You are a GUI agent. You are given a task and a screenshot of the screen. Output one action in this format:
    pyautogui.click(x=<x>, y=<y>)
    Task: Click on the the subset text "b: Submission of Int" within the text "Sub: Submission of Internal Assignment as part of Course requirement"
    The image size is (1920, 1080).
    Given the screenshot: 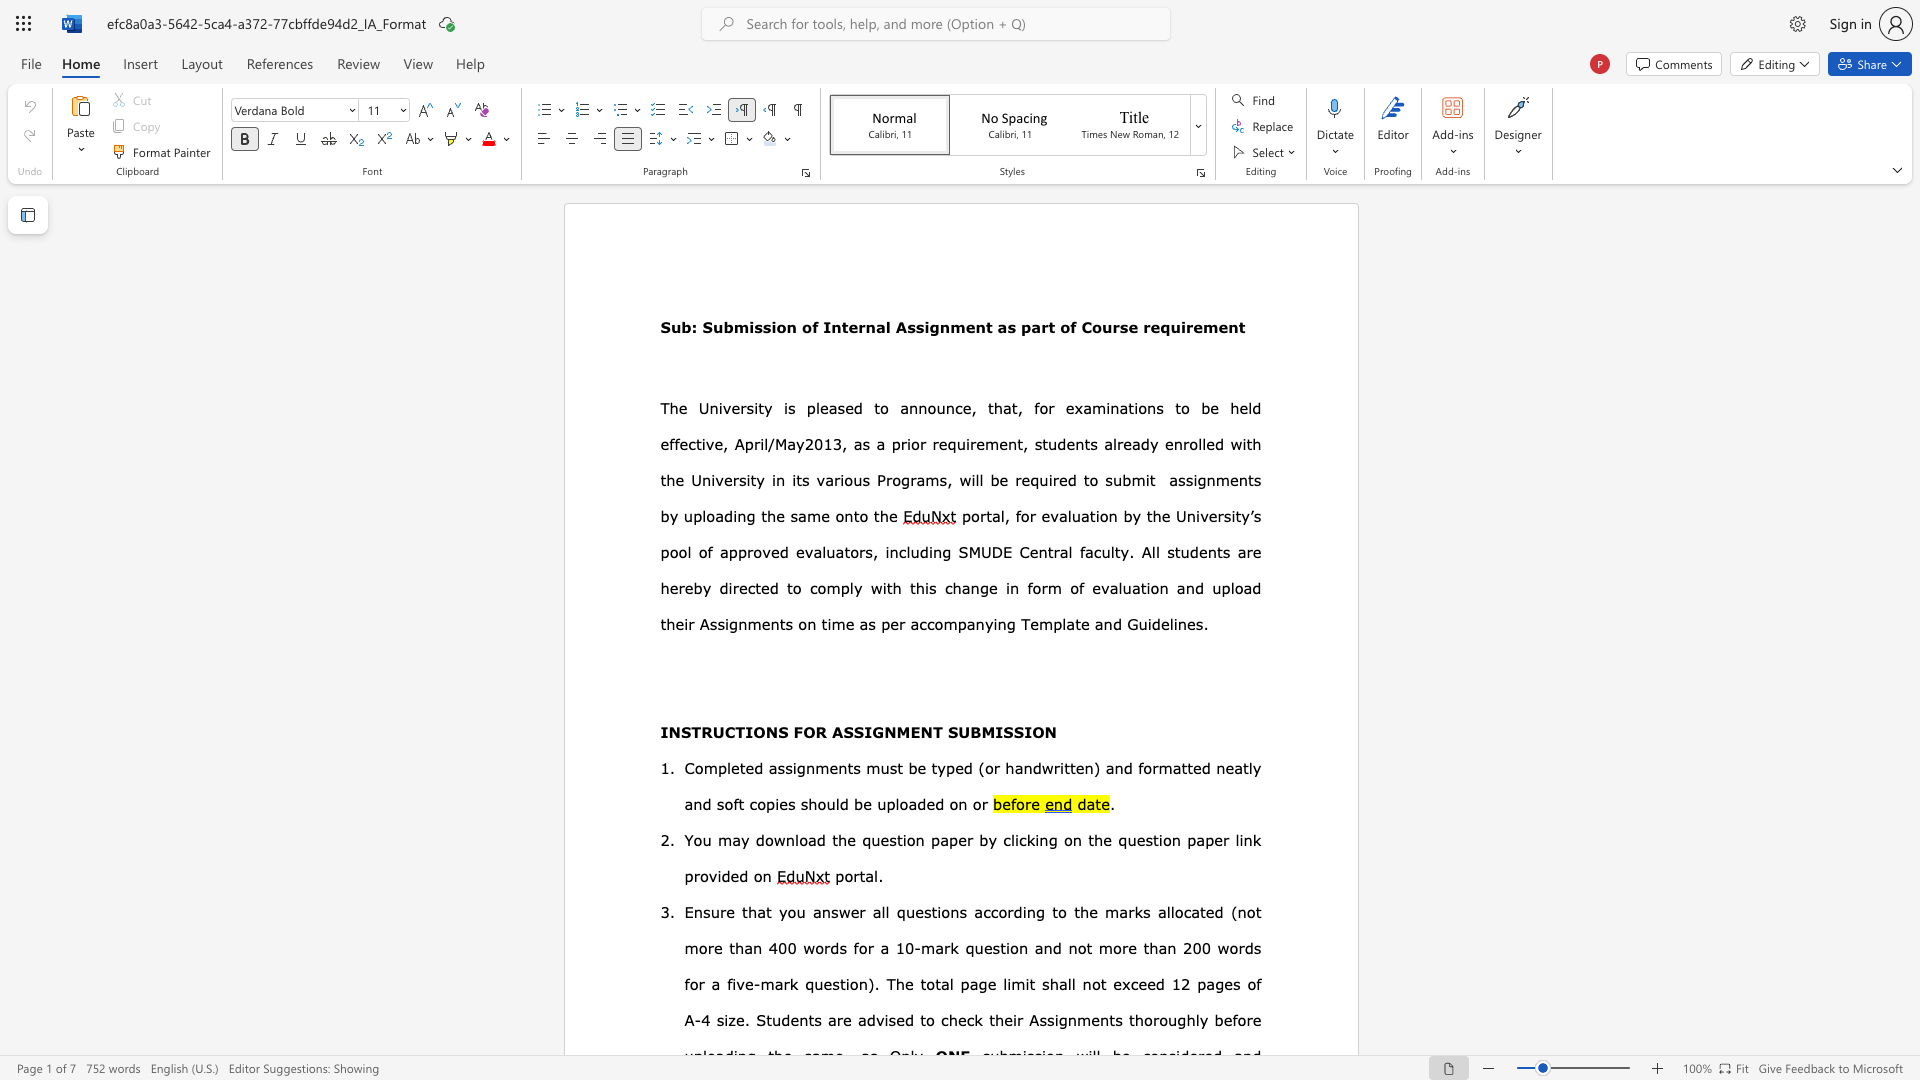 What is the action you would take?
    pyautogui.click(x=681, y=326)
    